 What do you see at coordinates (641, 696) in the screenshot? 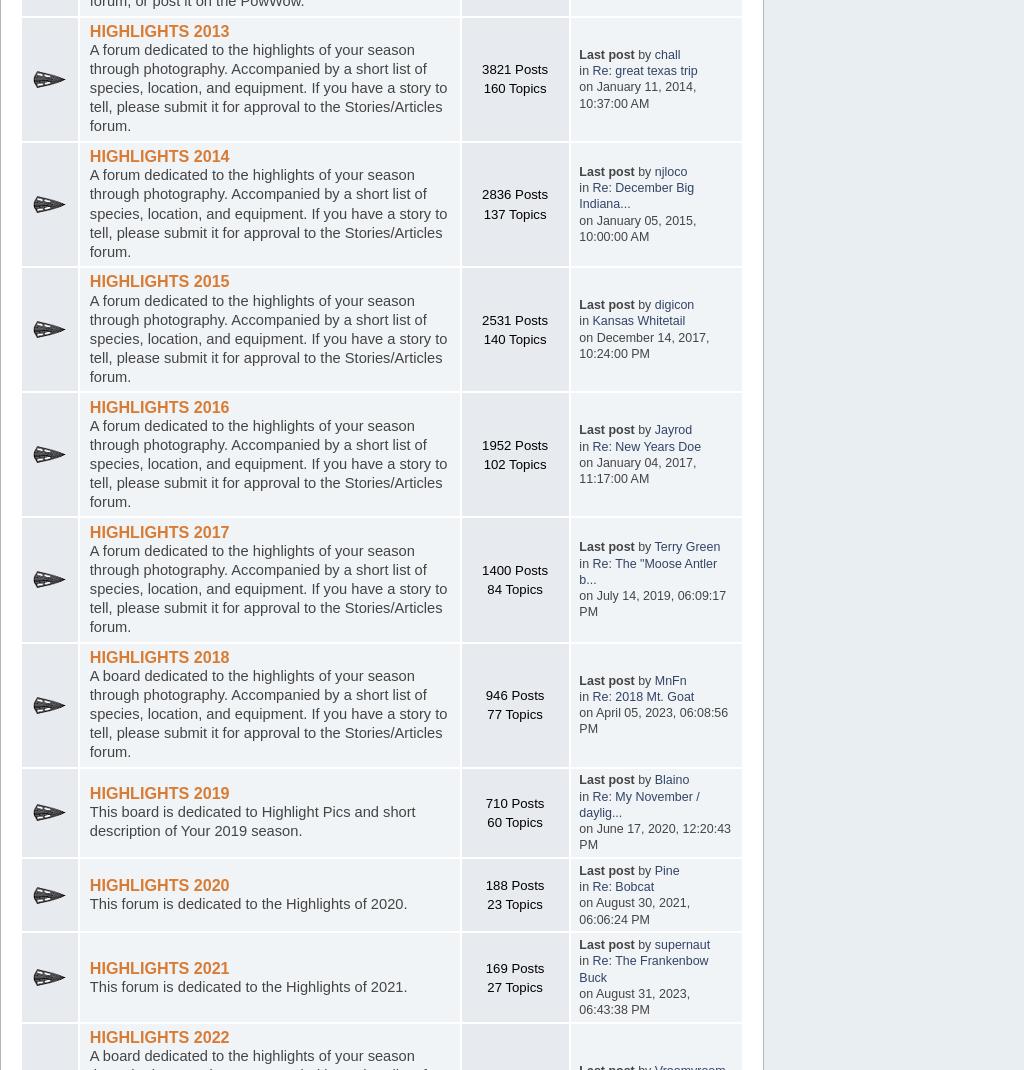
I see `'Re: 2018 Mt. Goat'` at bounding box center [641, 696].